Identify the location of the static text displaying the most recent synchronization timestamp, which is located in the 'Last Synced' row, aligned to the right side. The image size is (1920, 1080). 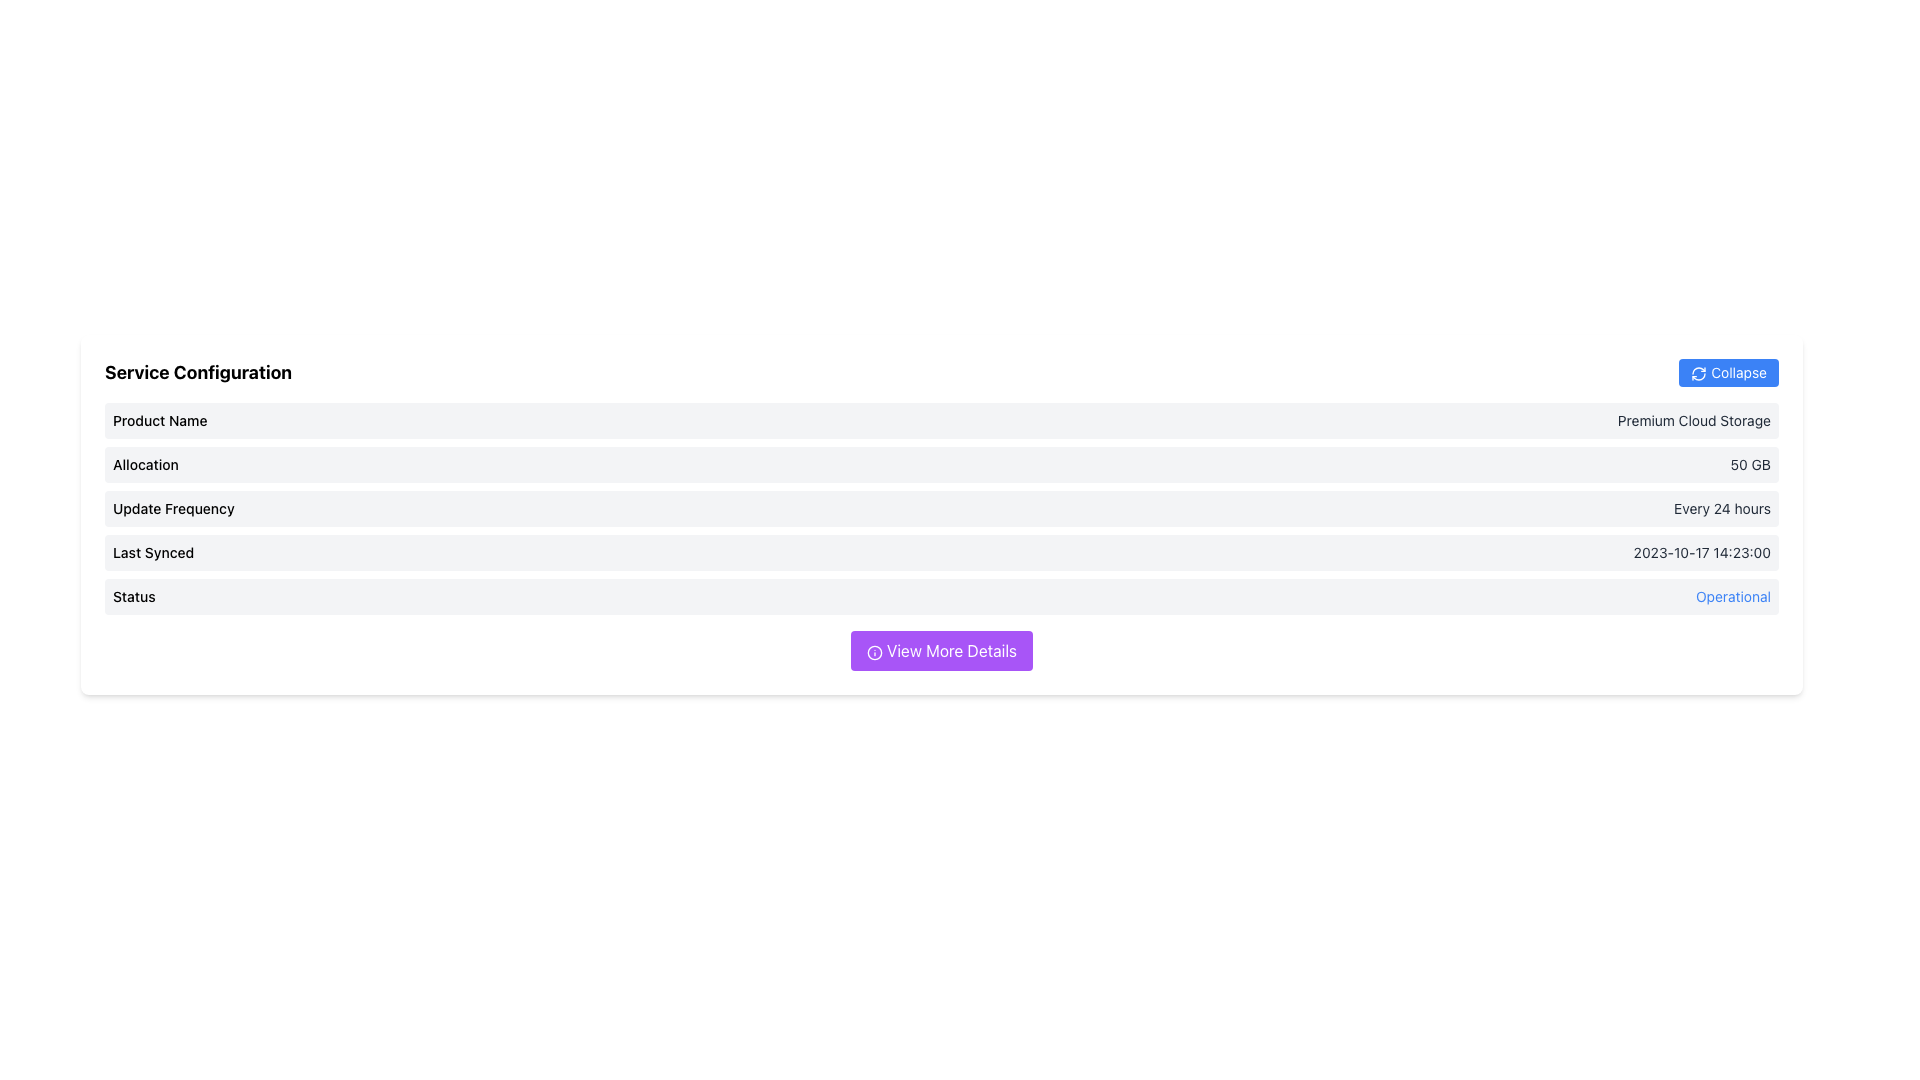
(1701, 552).